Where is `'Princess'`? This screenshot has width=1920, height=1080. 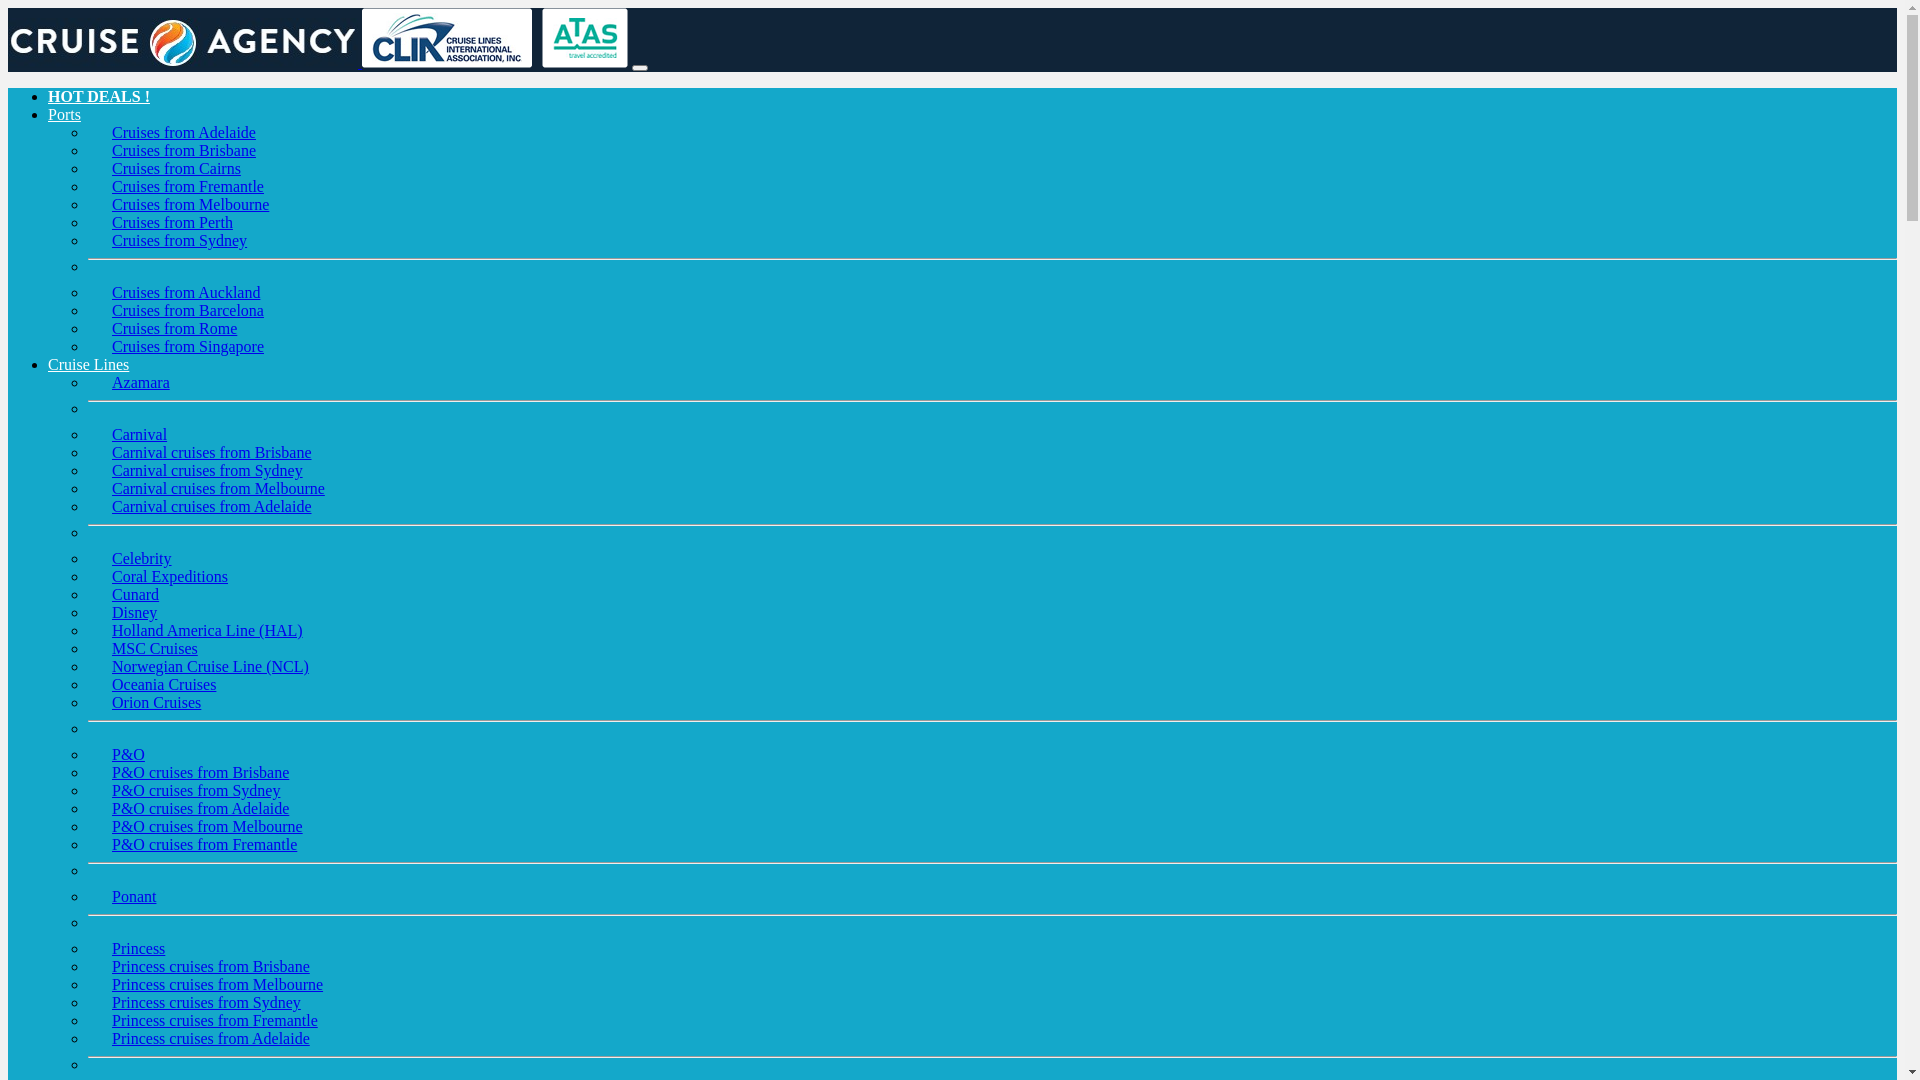
'Princess' is located at coordinates (137, 947).